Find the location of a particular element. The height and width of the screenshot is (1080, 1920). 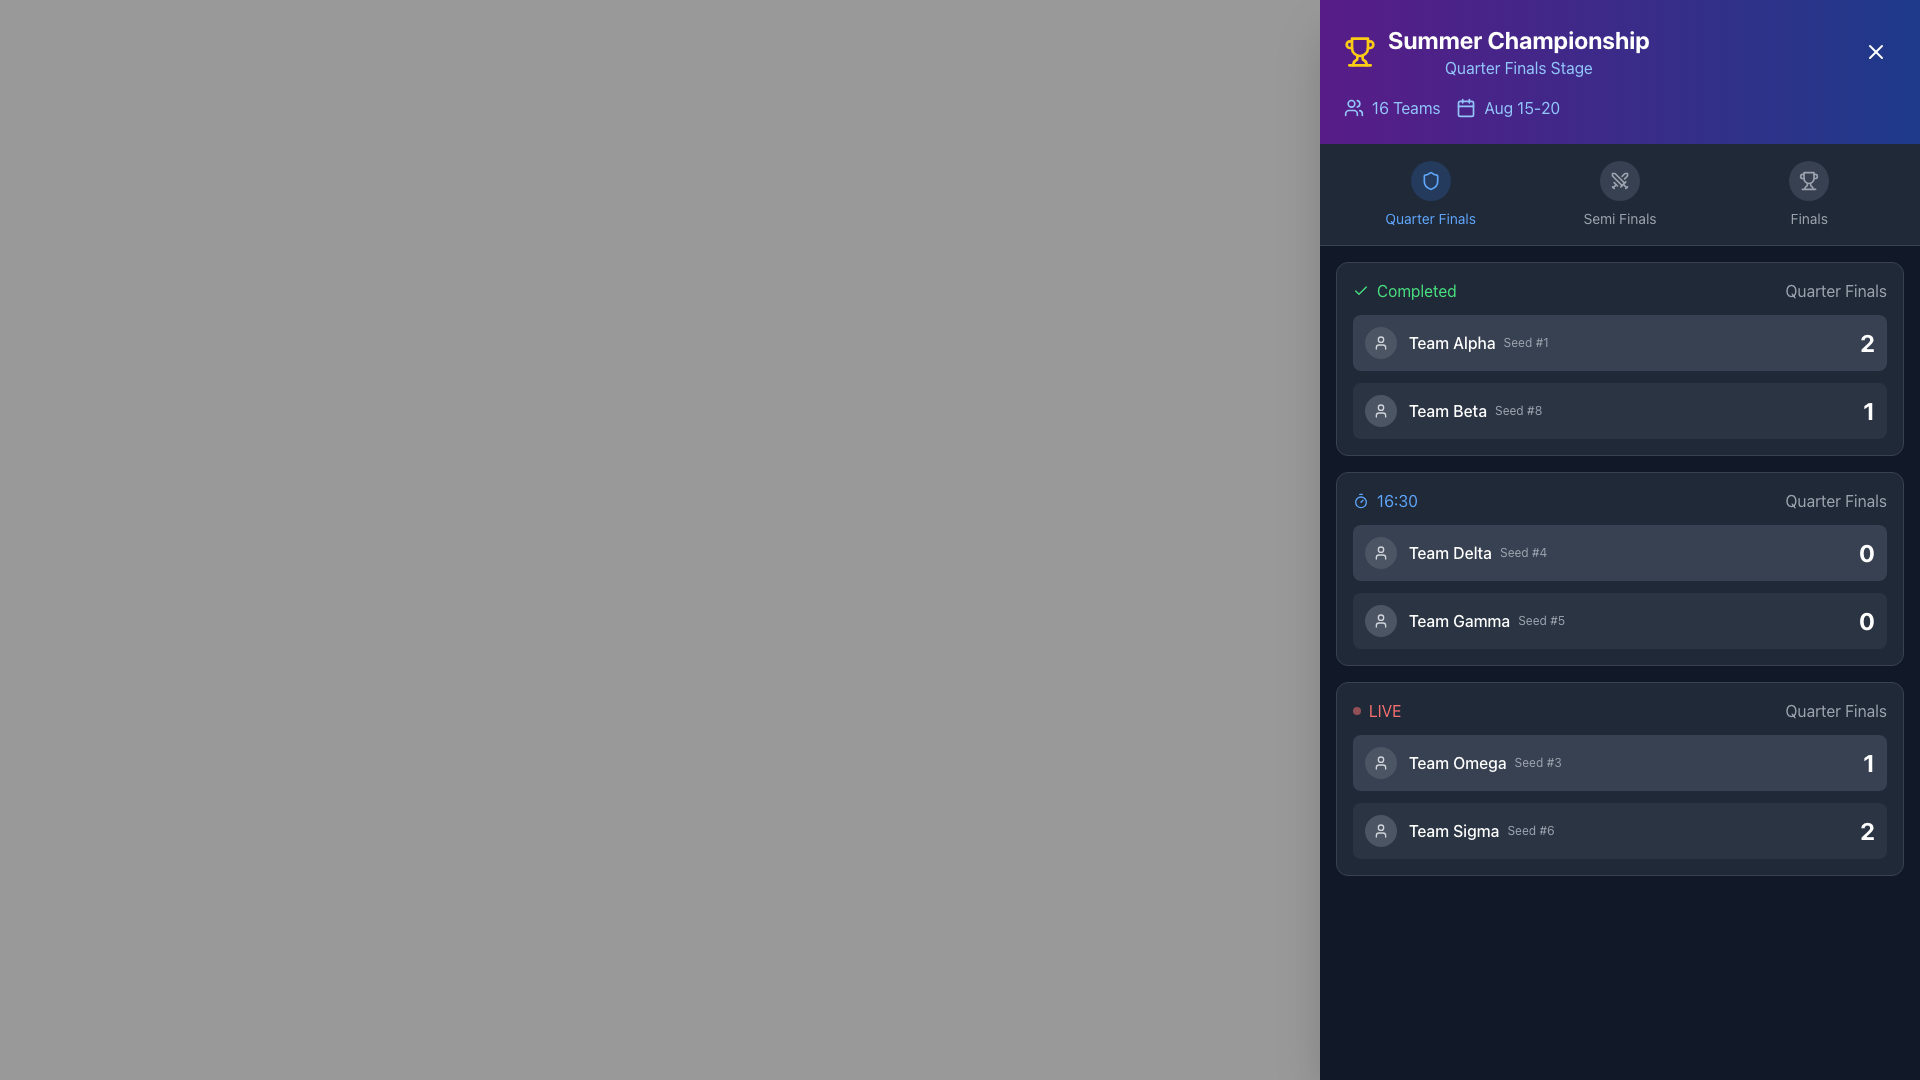

the circular button labeled 'Semi Finals' with a sword icon is located at coordinates (1620, 195).